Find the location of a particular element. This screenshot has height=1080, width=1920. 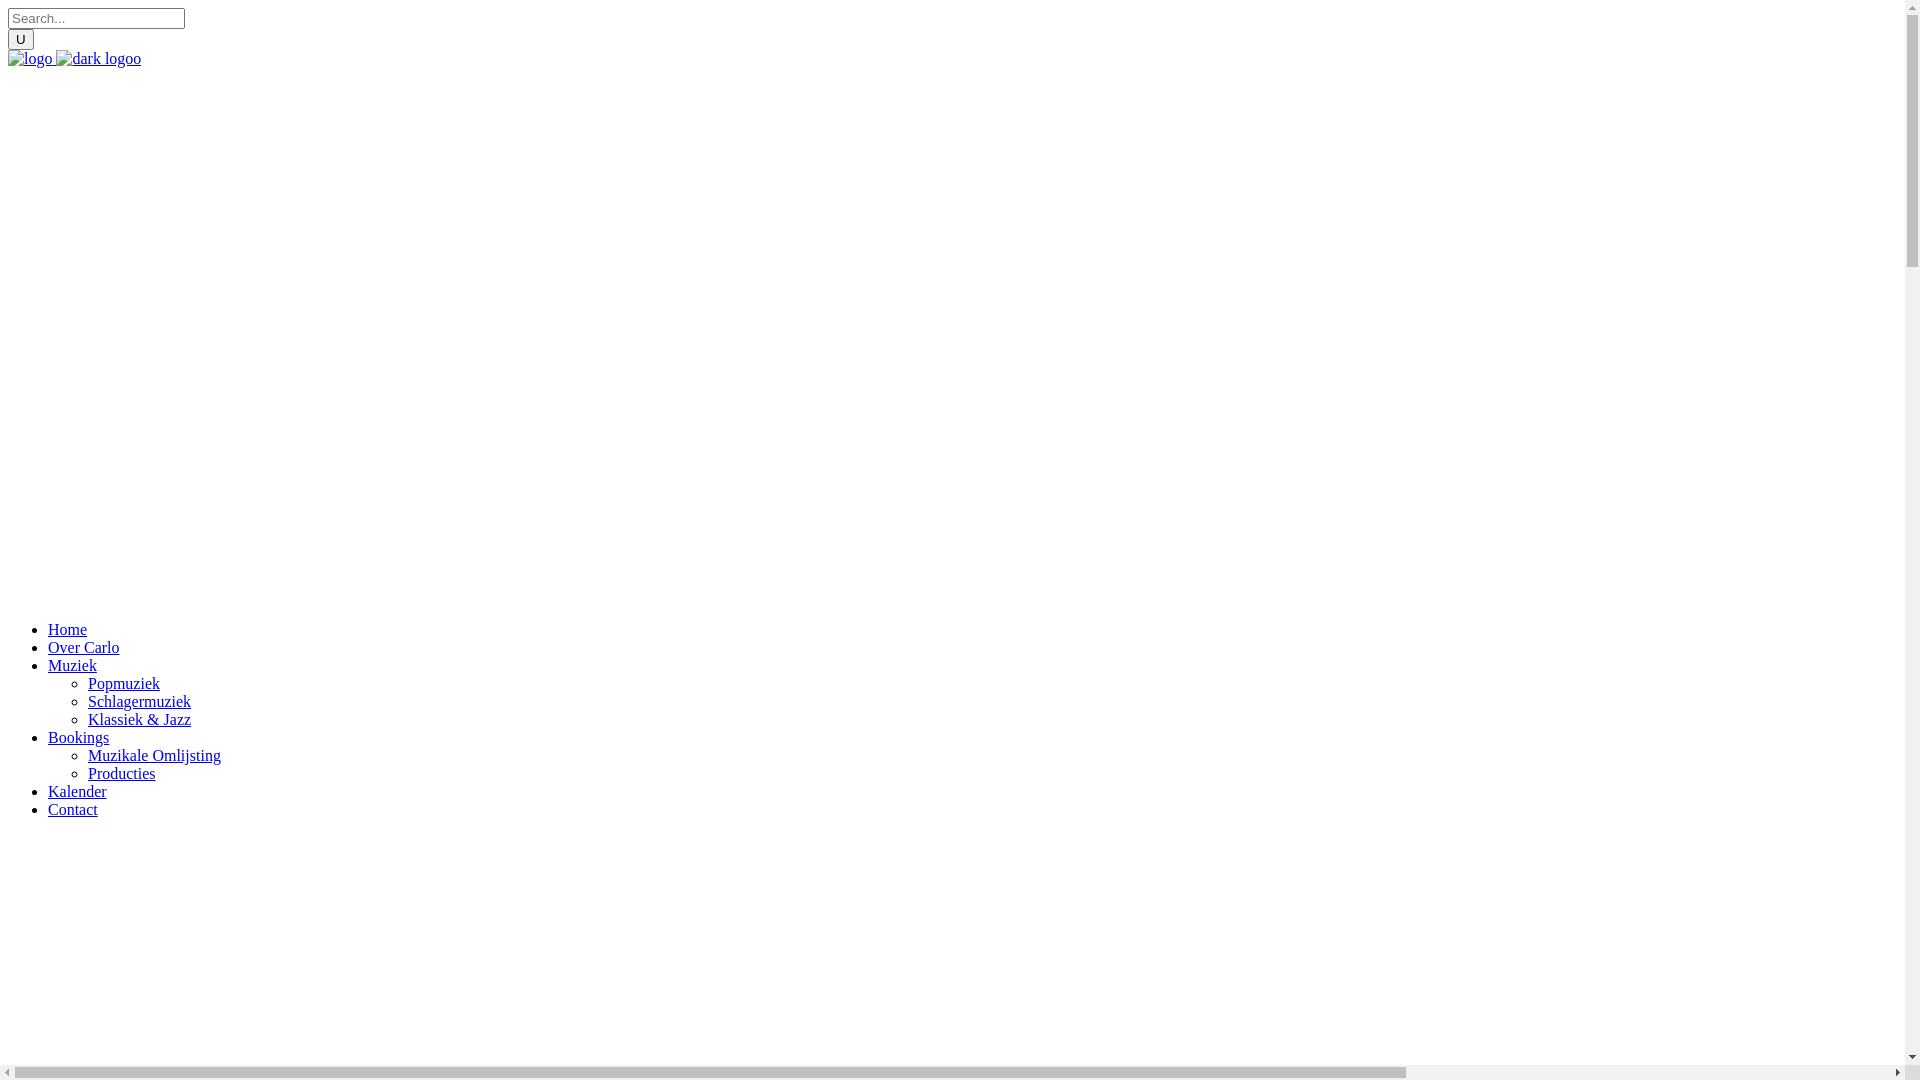

'Producties' is located at coordinates (120, 772).